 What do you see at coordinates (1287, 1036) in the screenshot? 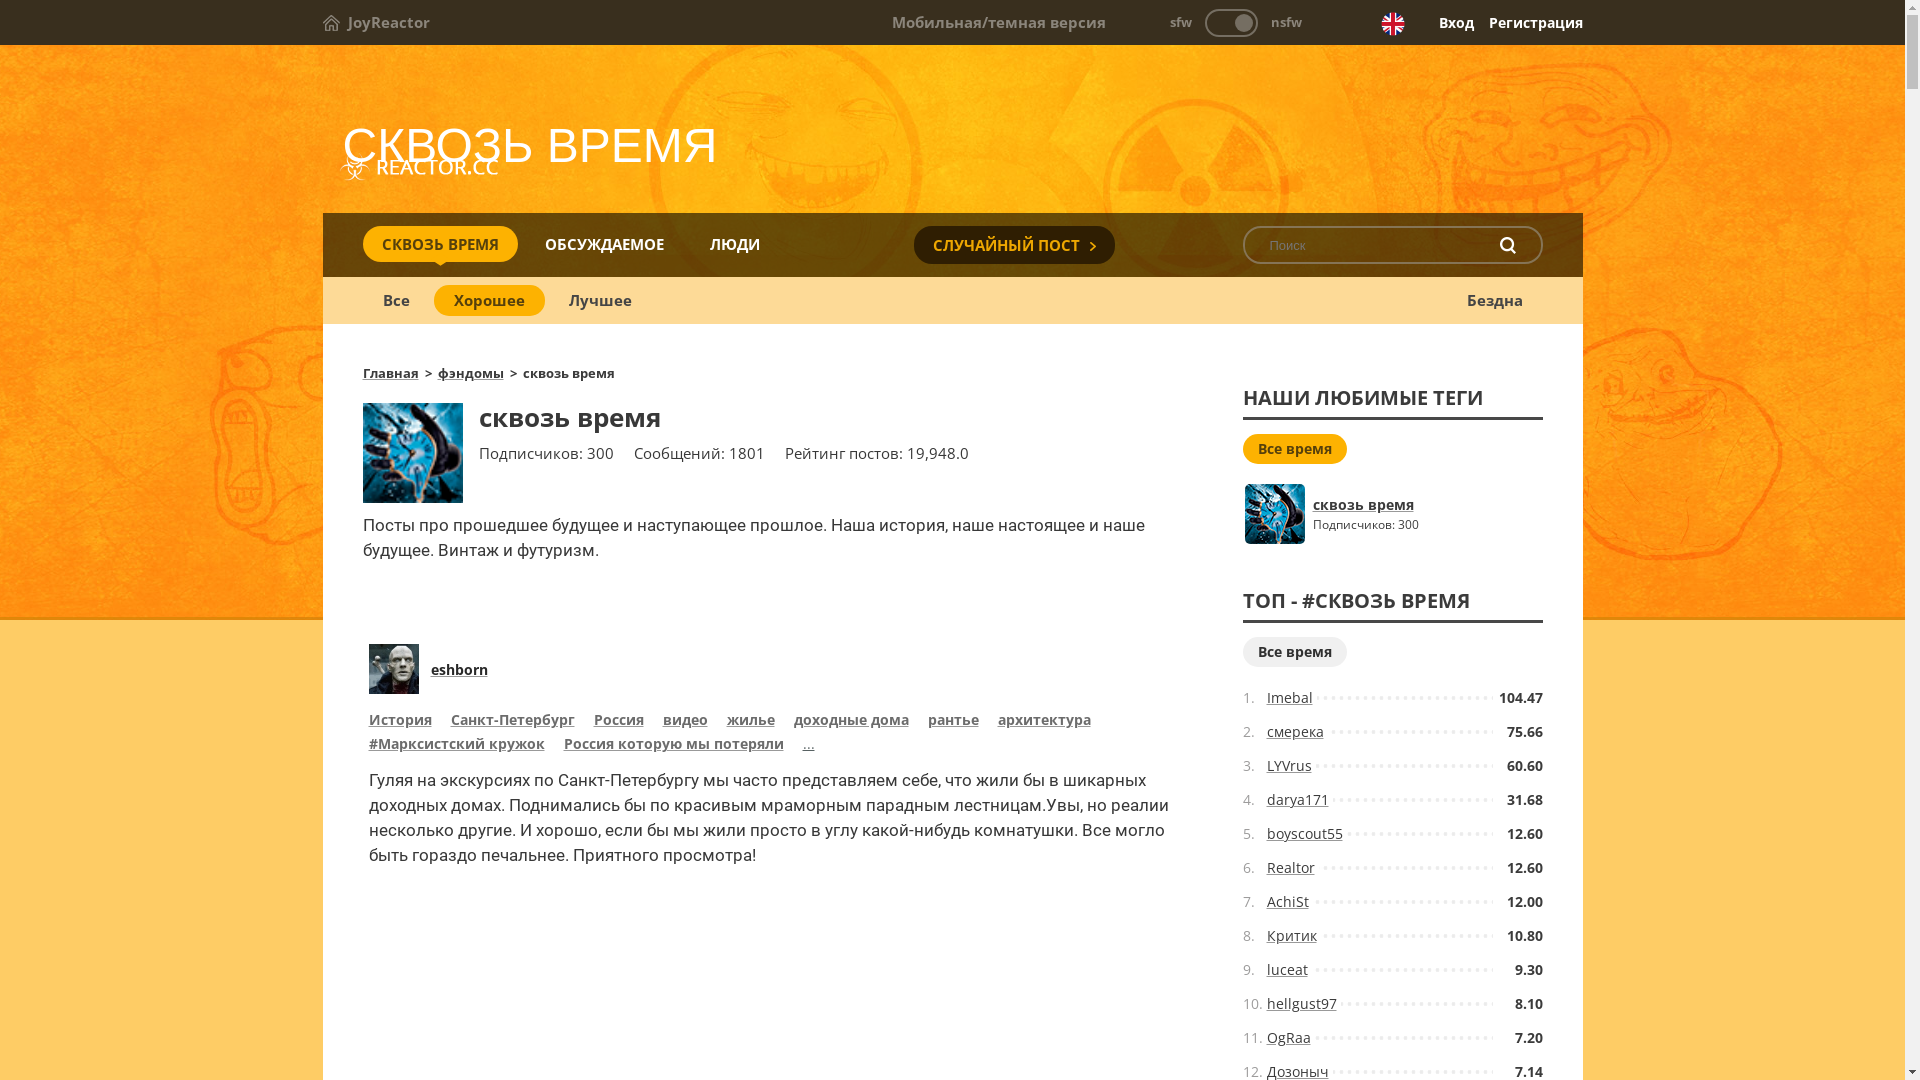
I see `'OgRaa'` at bounding box center [1287, 1036].